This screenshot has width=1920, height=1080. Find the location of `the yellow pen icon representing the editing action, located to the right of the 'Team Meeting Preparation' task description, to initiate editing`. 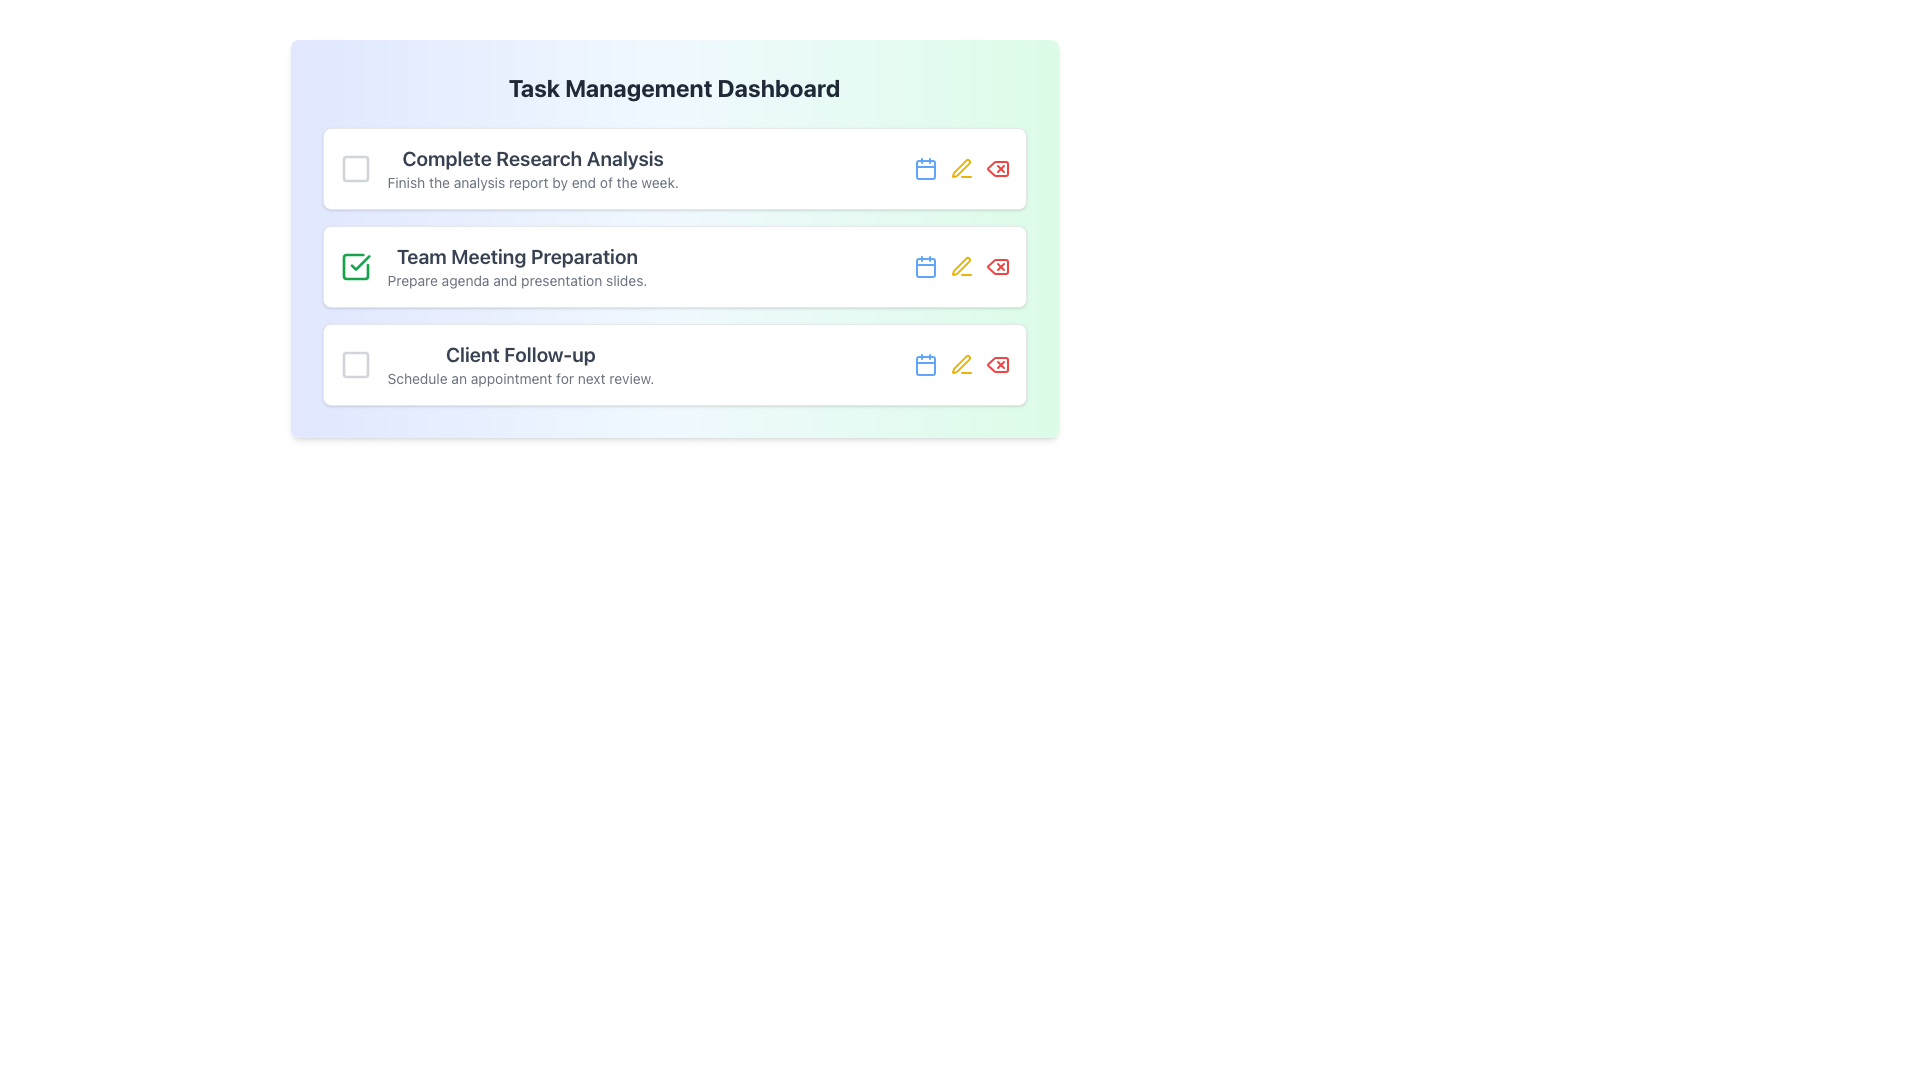

the yellow pen icon representing the editing action, located to the right of the 'Team Meeting Preparation' task description, to initiate editing is located at coordinates (961, 365).